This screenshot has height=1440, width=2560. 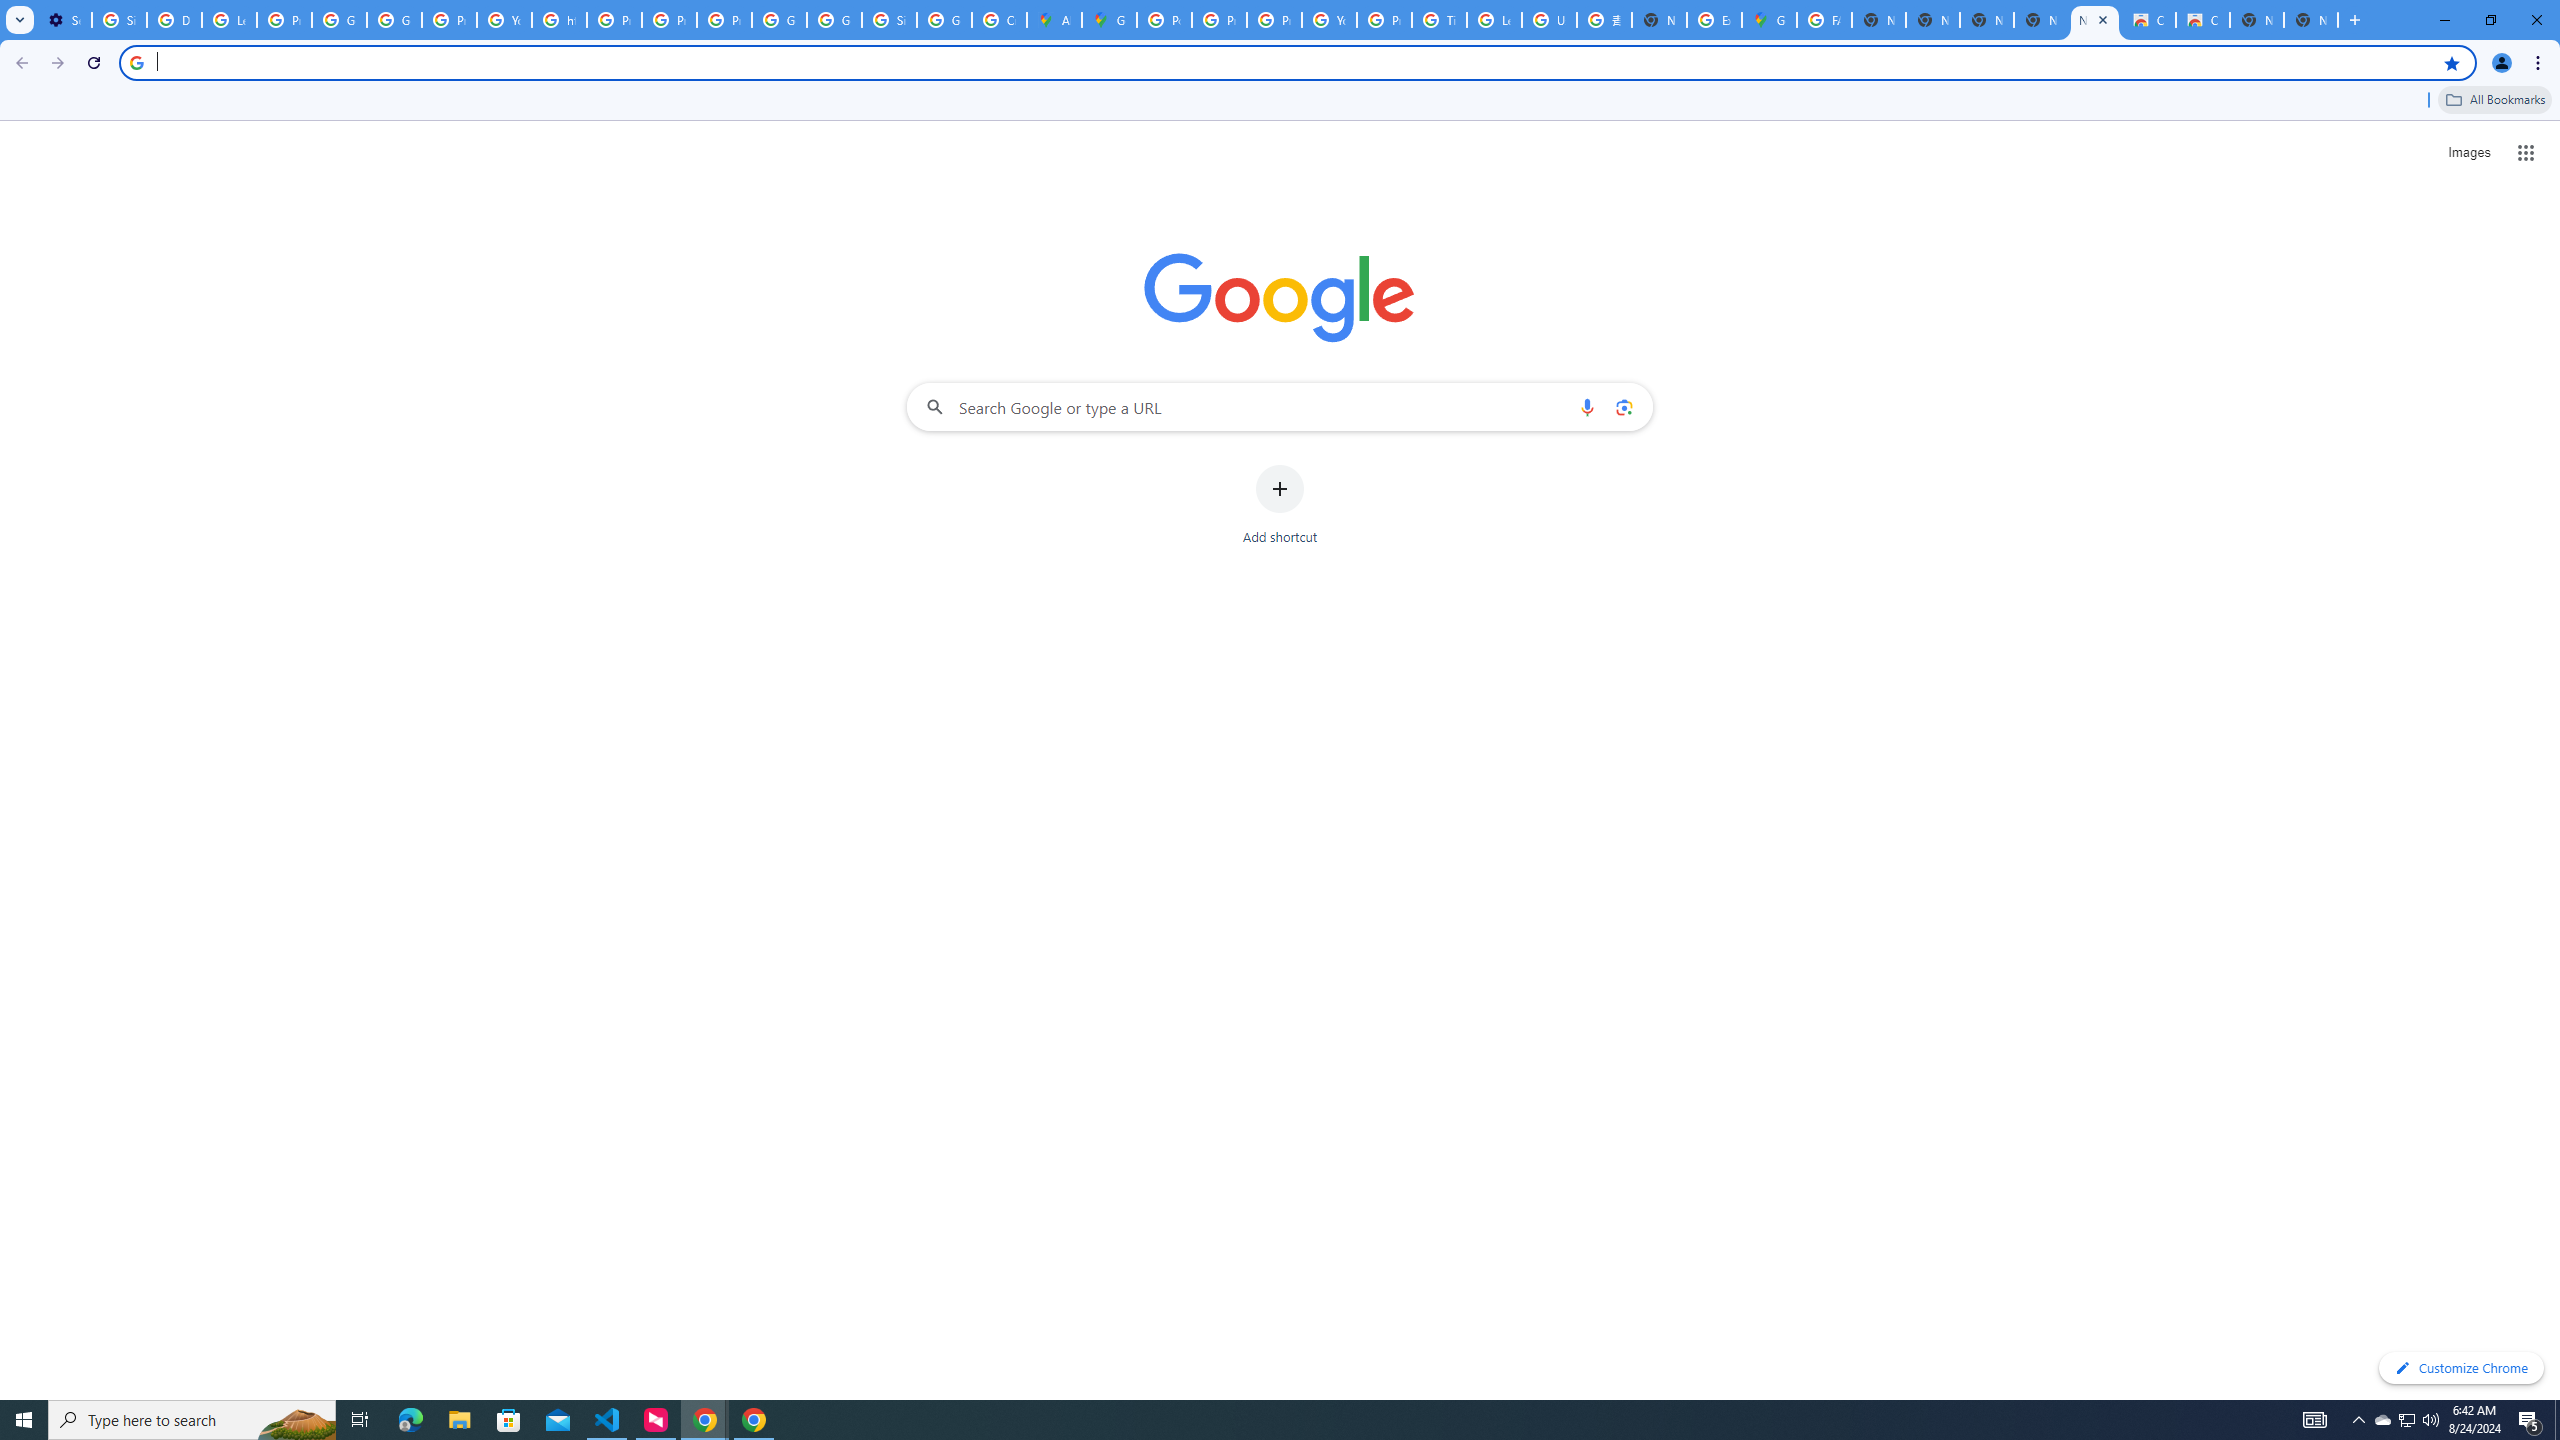 I want to click on 'Policy Accountability and Transparency - Transparency Center', so click(x=1163, y=19).